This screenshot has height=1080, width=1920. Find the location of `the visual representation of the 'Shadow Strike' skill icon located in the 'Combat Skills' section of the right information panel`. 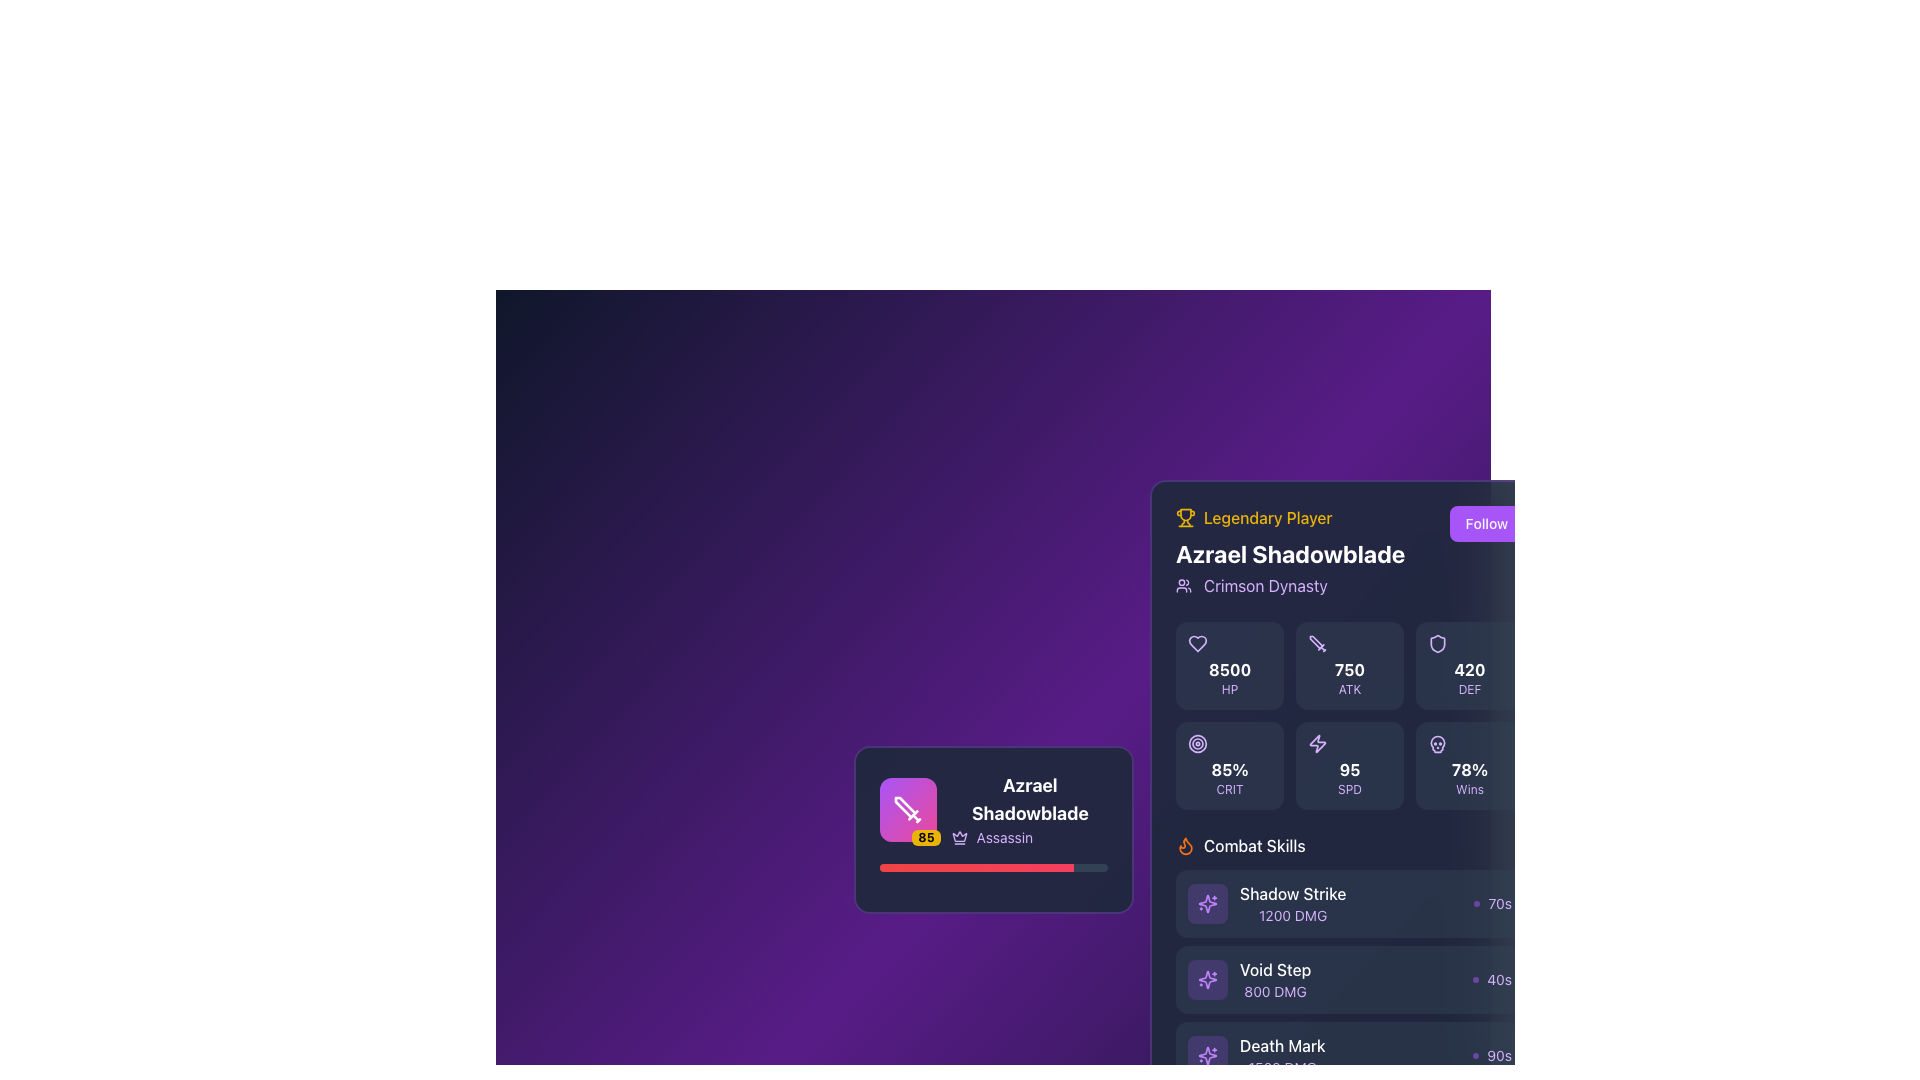

the visual representation of the 'Shadow Strike' skill icon located in the 'Combat Skills' section of the right information panel is located at coordinates (1206, 903).